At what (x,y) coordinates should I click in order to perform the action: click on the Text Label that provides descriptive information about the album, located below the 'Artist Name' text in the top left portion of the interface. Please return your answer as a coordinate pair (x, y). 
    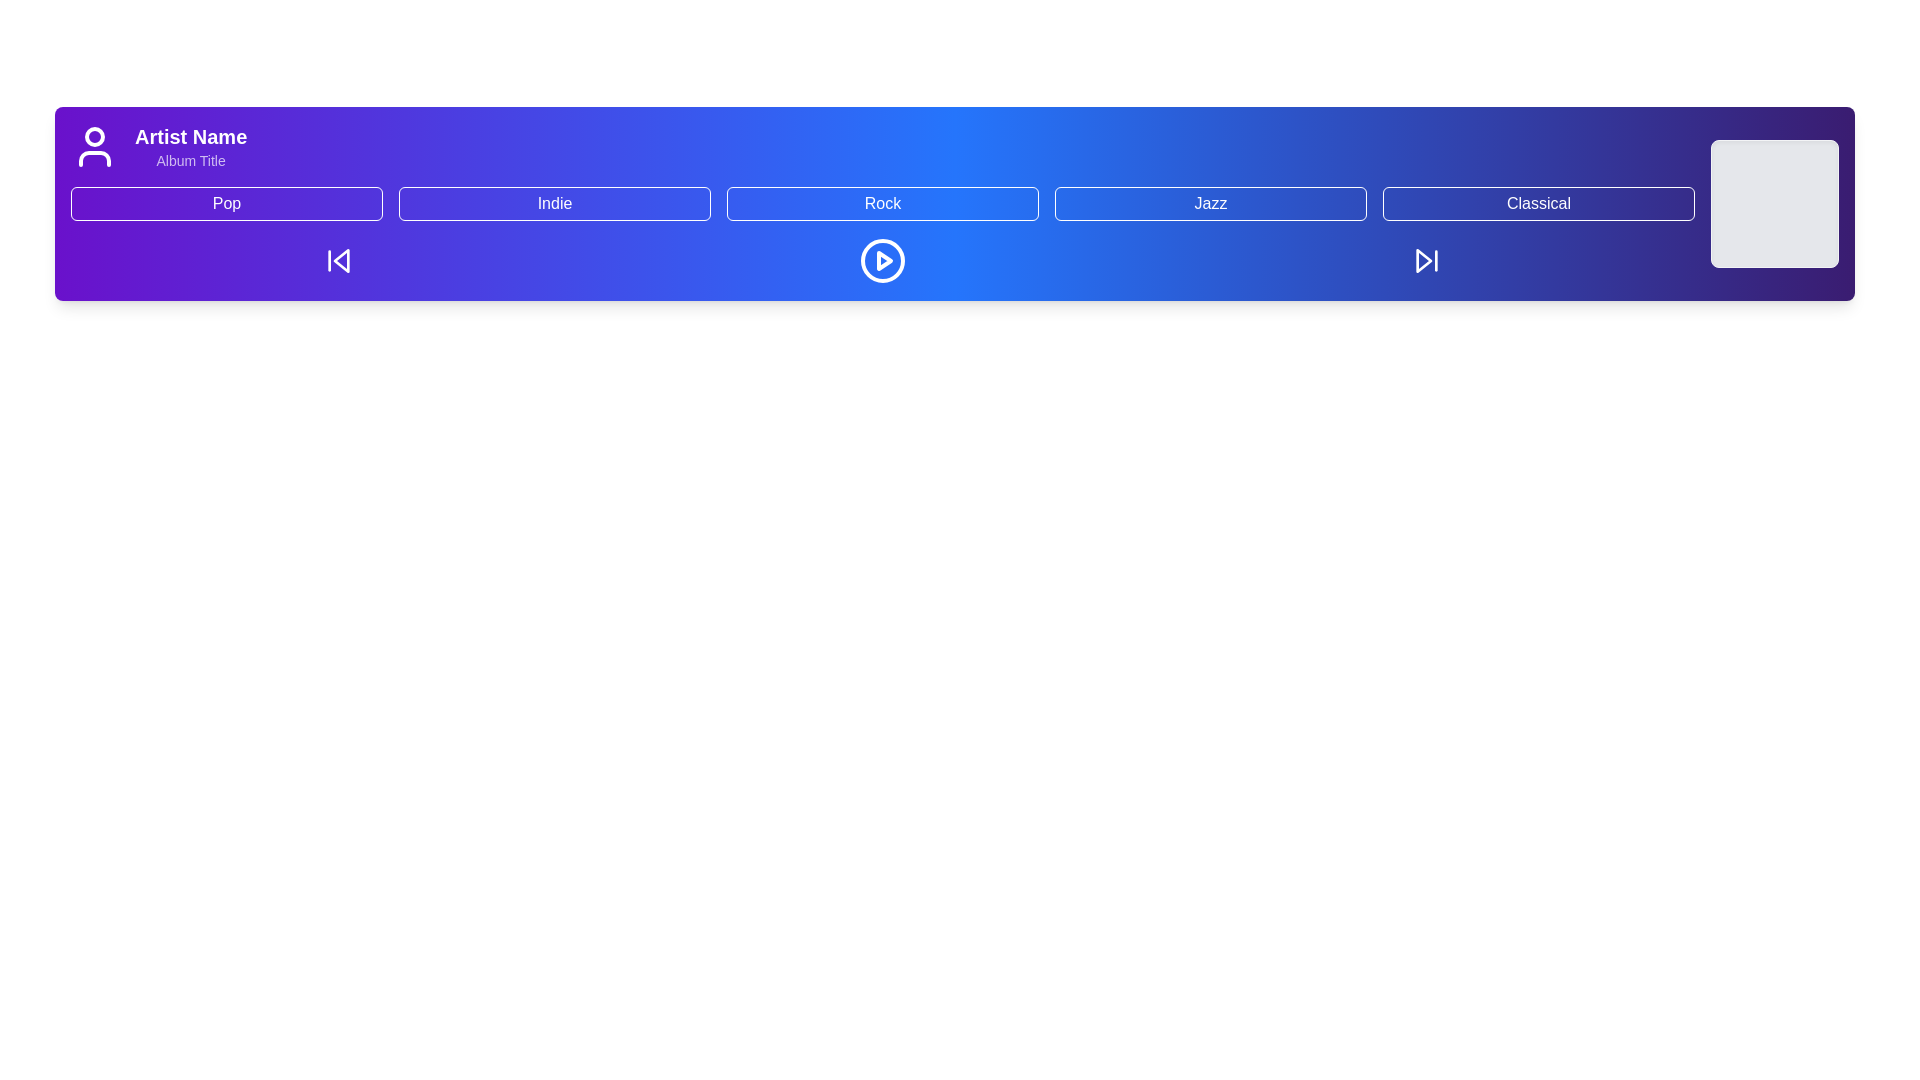
    Looking at the image, I should click on (191, 160).